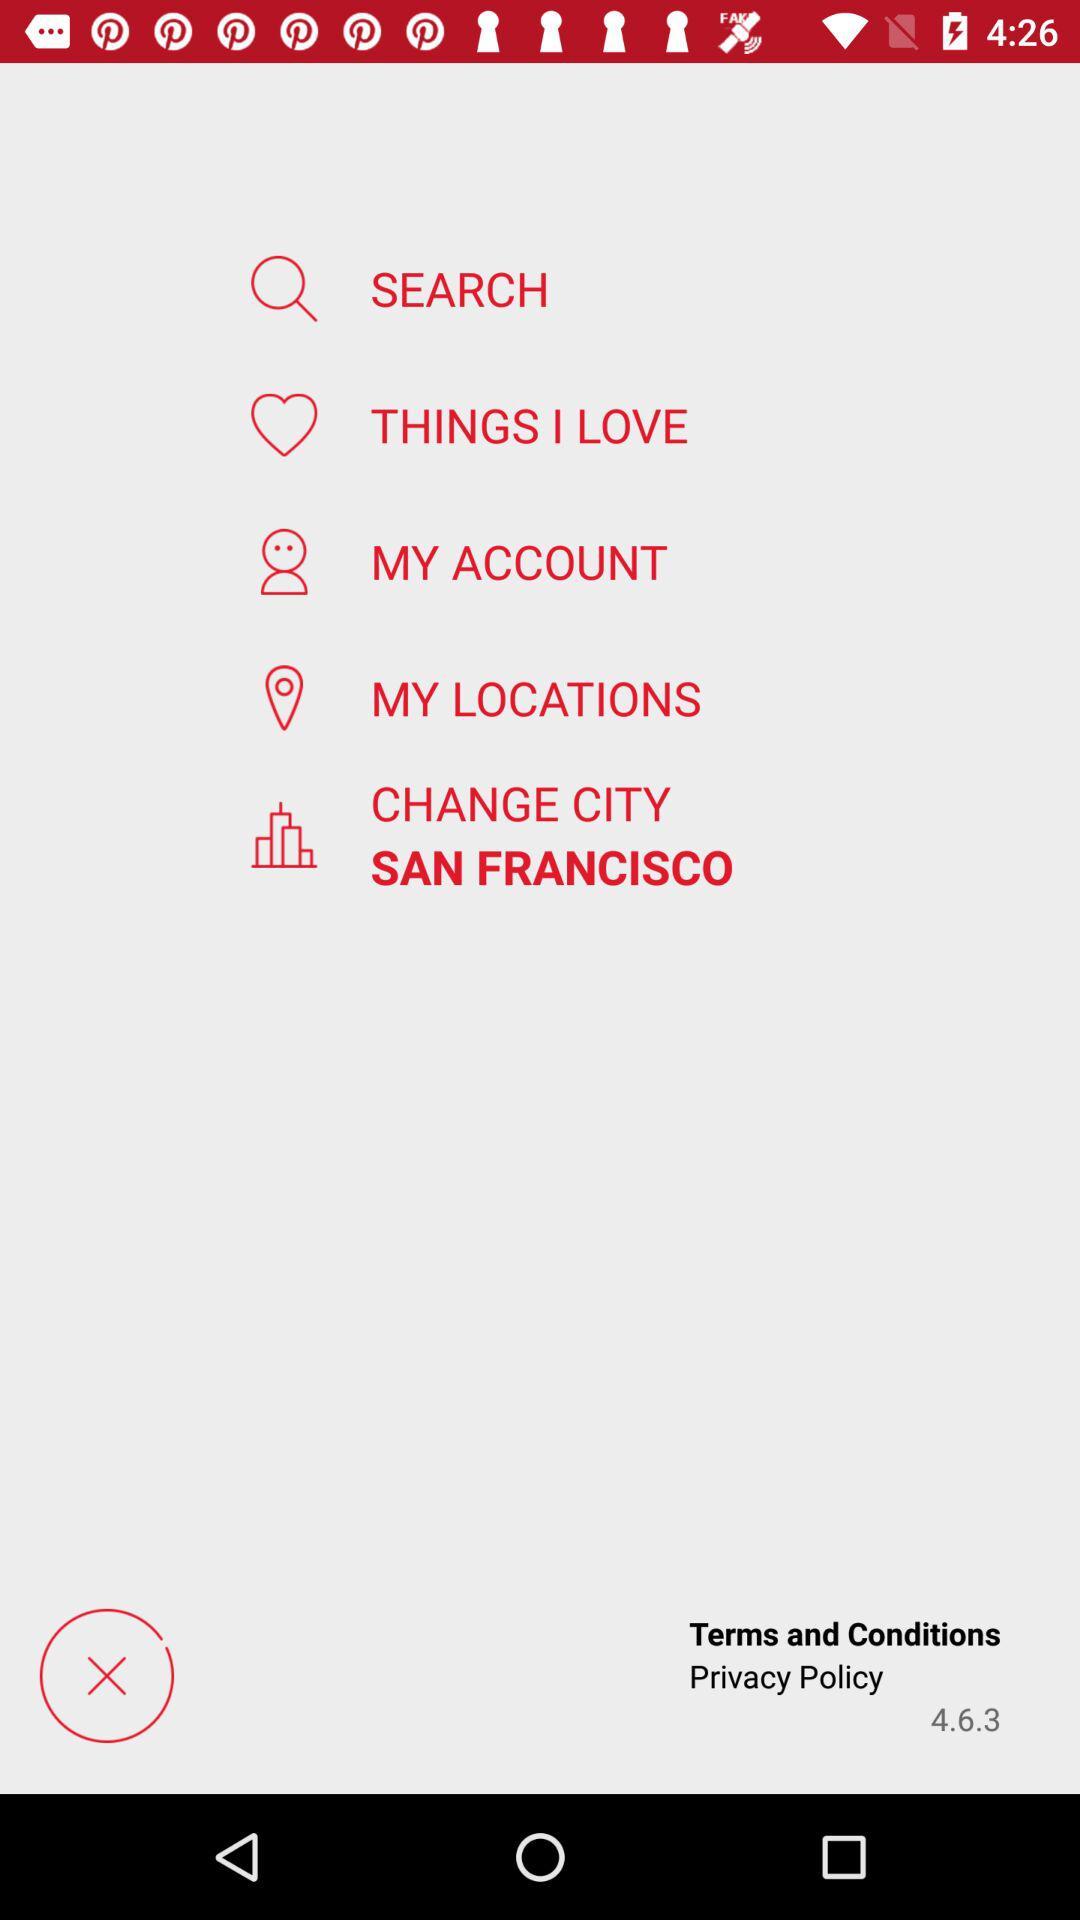 This screenshot has width=1080, height=1920. What do you see at coordinates (552, 866) in the screenshot?
I see `icon above the terms and conditions item` at bounding box center [552, 866].